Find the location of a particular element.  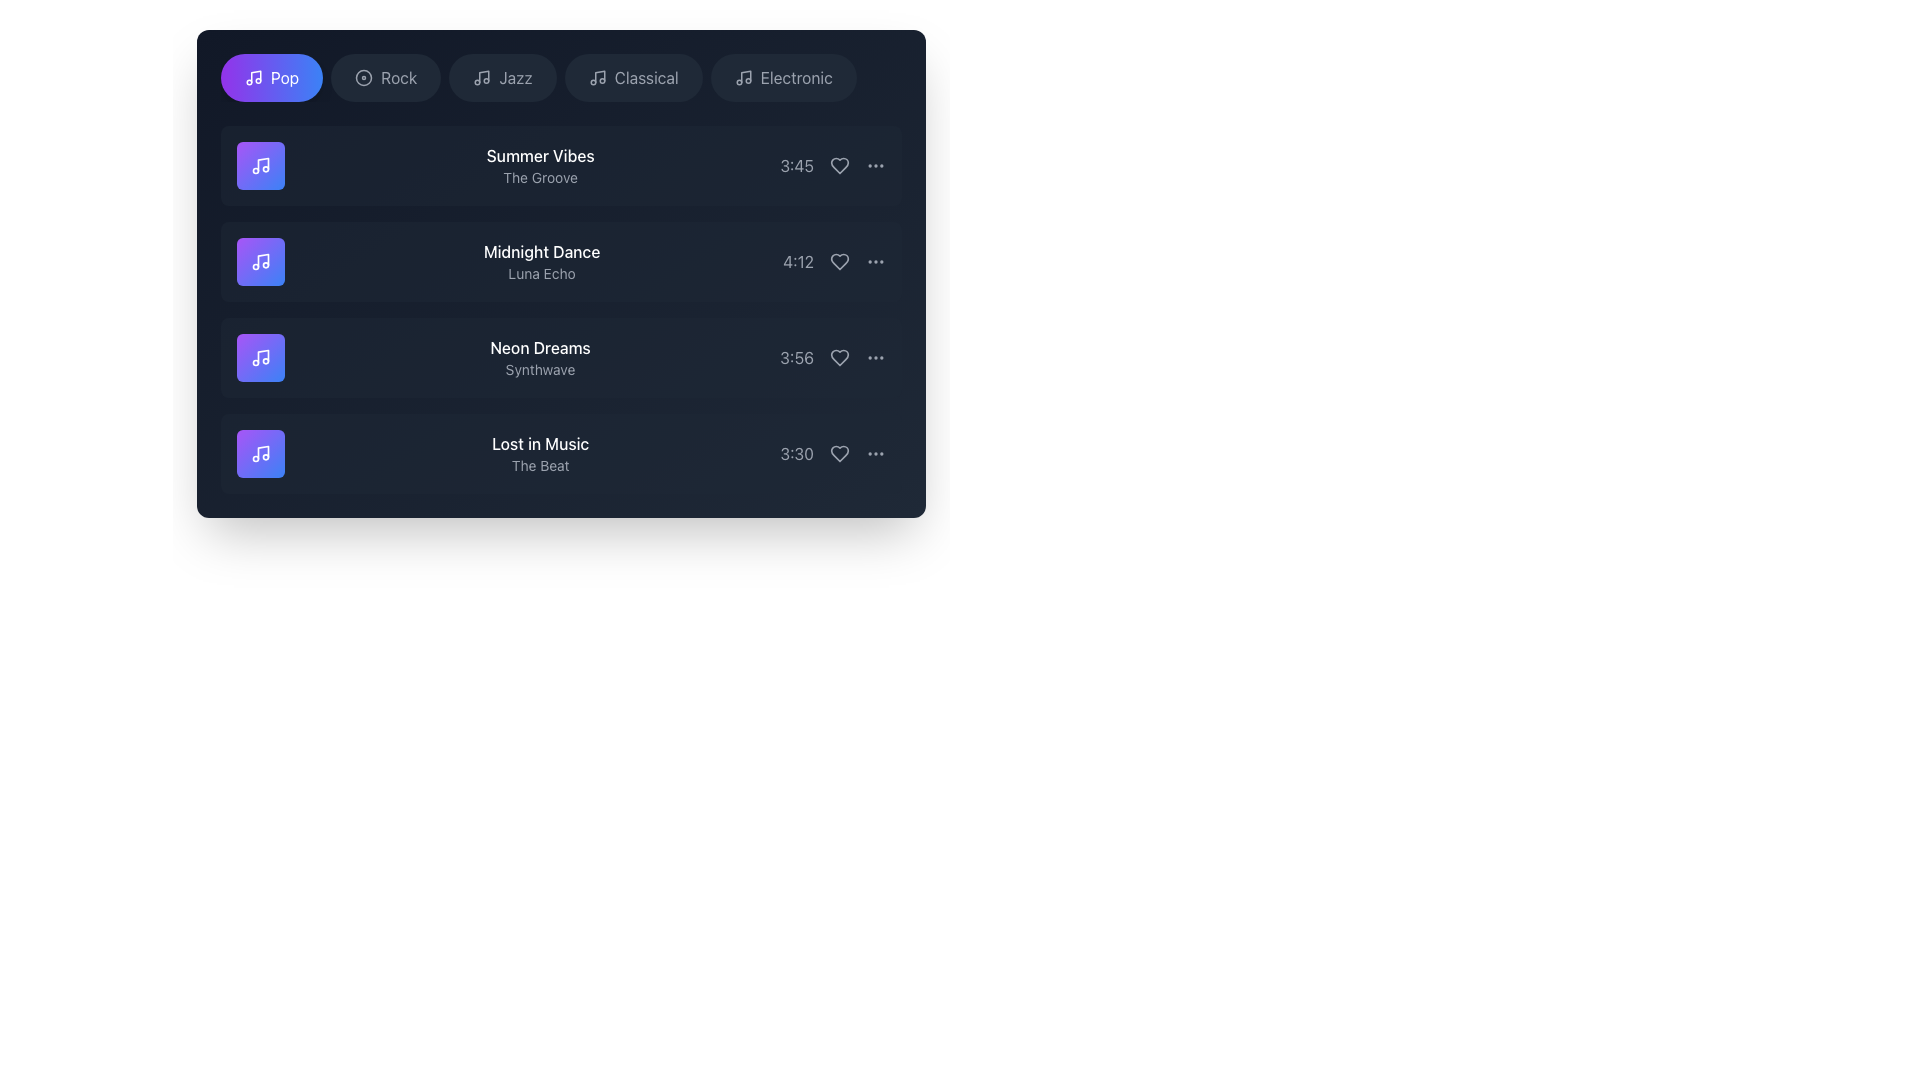

the fourth media track list item titled 'Lost in Music' is located at coordinates (560, 454).